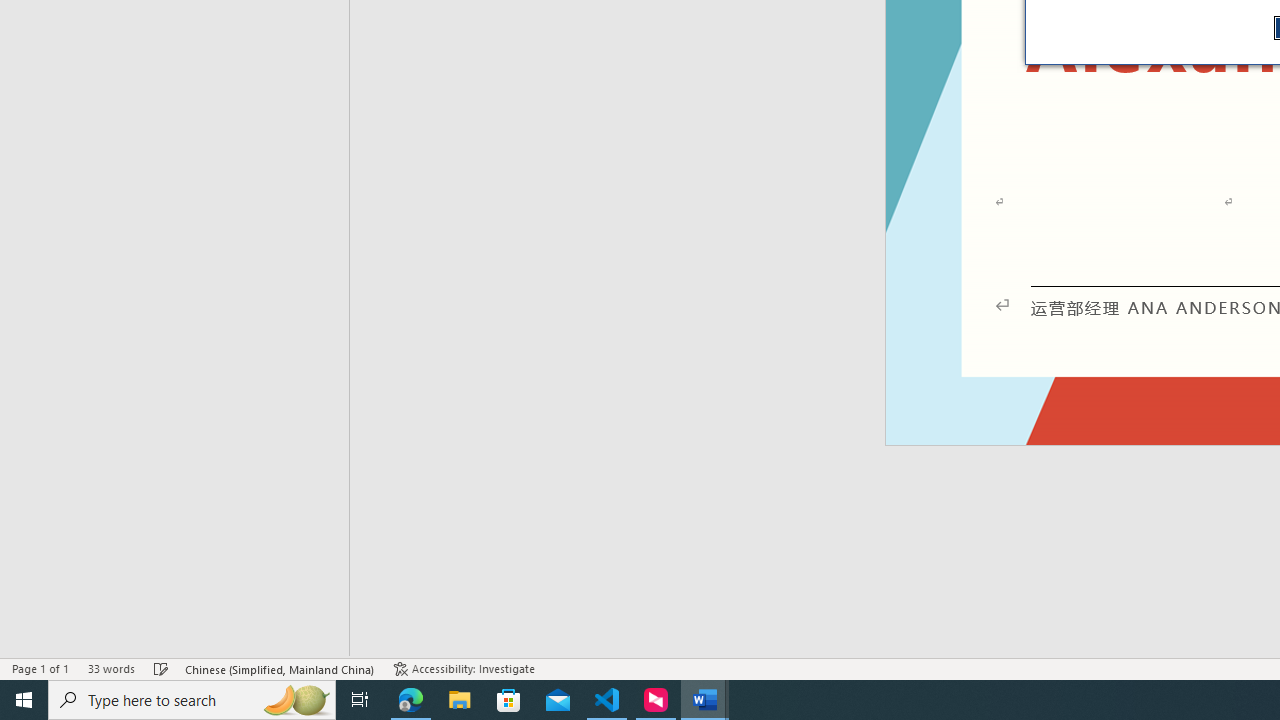 The height and width of the screenshot is (720, 1280). Describe the element at coordinates (606, 698) in the screenshot. I see `'Visual Studio Code - 1 running window'` at that location.